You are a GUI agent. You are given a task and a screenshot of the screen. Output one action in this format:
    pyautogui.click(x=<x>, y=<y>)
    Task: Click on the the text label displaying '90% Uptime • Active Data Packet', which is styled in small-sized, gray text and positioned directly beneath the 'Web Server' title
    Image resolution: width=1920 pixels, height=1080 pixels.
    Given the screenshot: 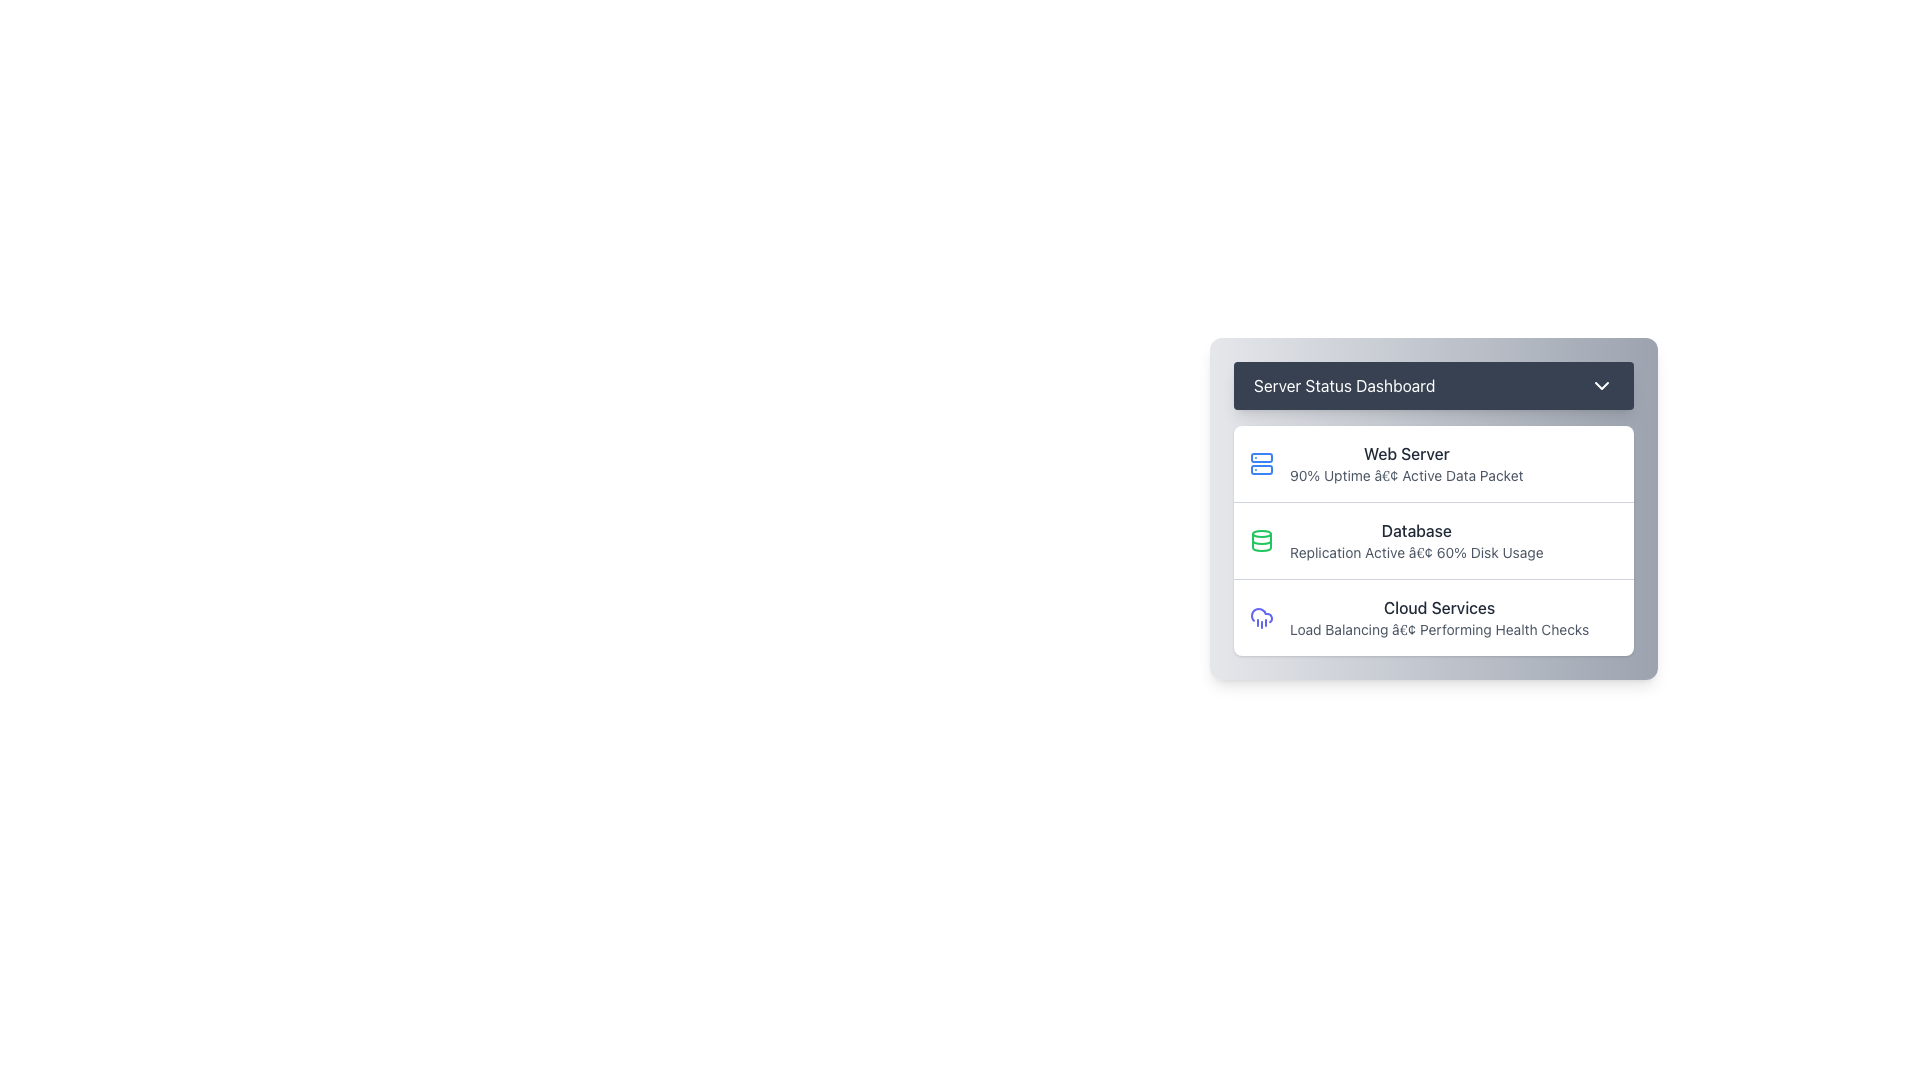 What is the action you would take?
    pyautogui.click(x=1405, y=475)
    